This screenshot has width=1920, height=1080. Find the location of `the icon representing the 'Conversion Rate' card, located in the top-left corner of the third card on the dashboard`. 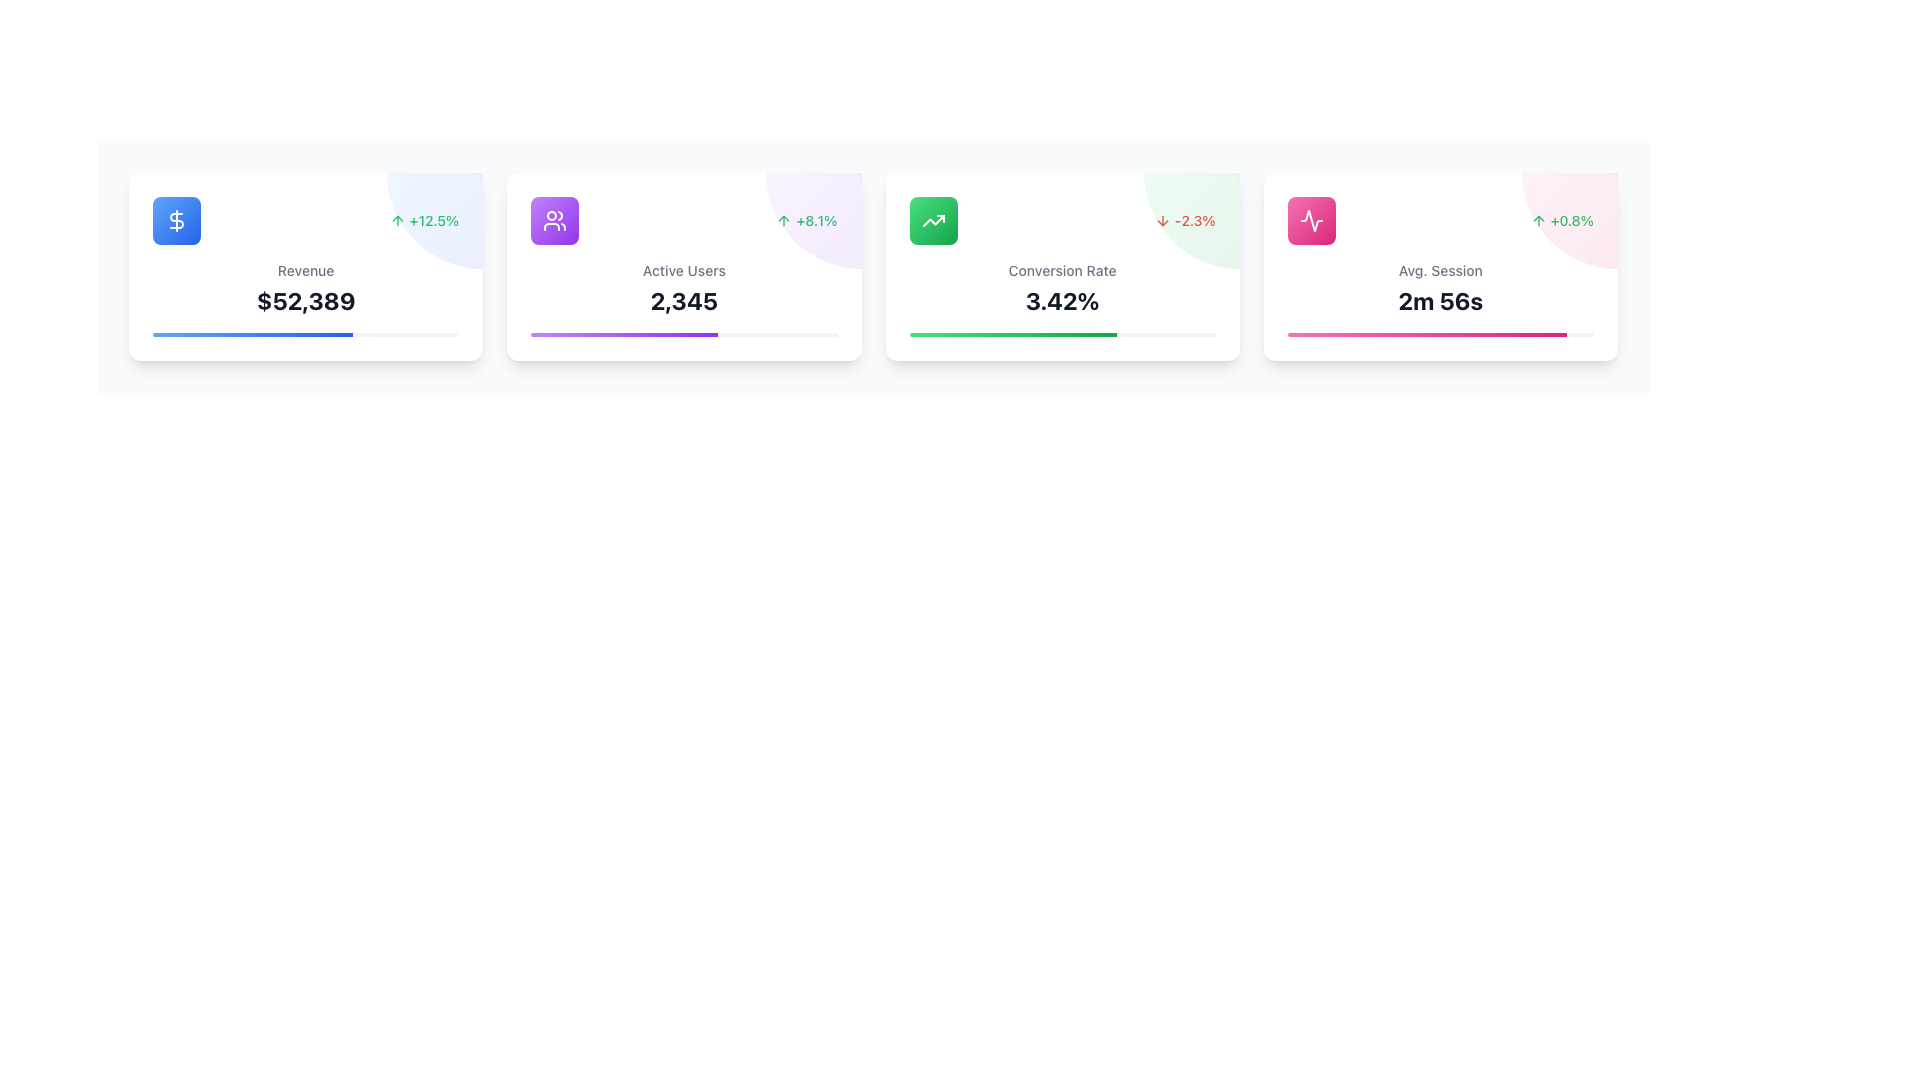

the icon representing the 'Conversion Rate' card, located in the top-left corner of the third card on the dashboard is located at coordinates (932, 220).